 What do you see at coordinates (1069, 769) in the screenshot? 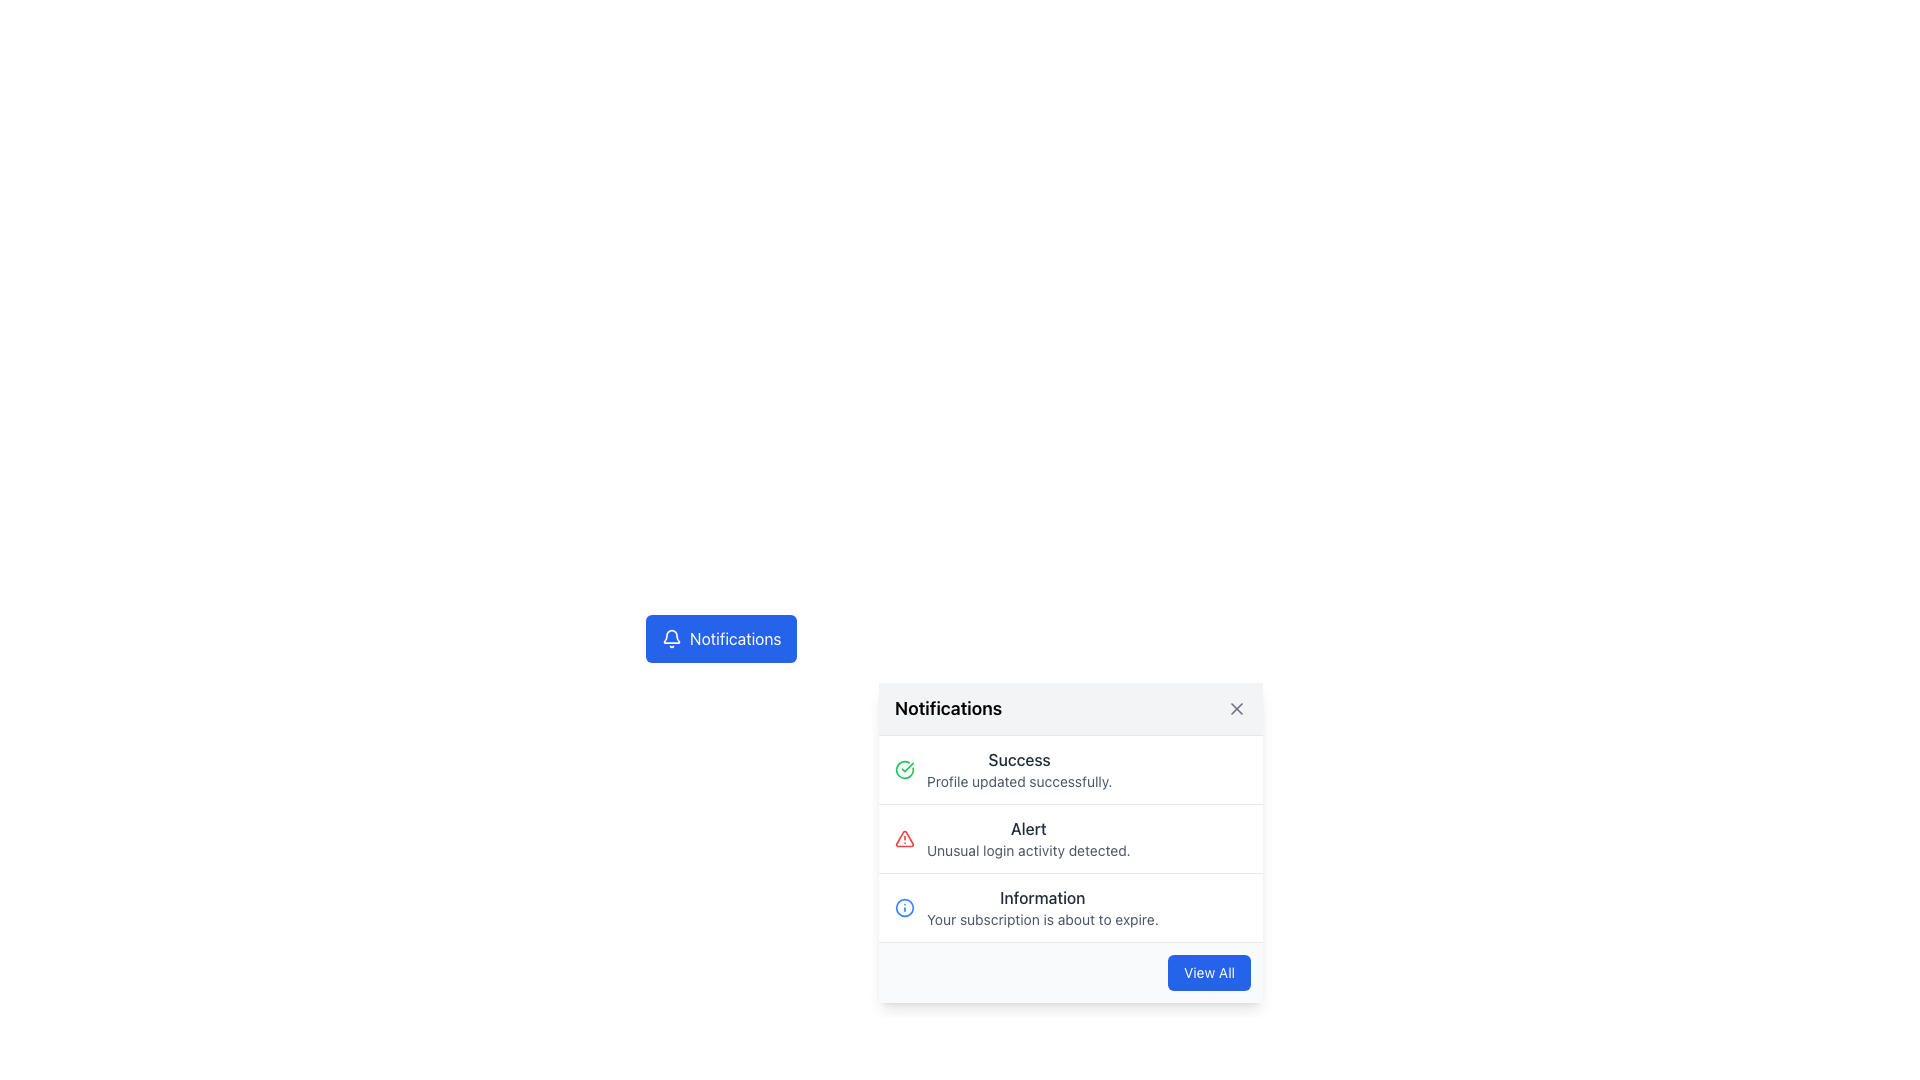
I see `the Notification item that displays a success message for profile updates, located at the first position in the notification list within a modal dialog` at bounding box center [1069, 769].